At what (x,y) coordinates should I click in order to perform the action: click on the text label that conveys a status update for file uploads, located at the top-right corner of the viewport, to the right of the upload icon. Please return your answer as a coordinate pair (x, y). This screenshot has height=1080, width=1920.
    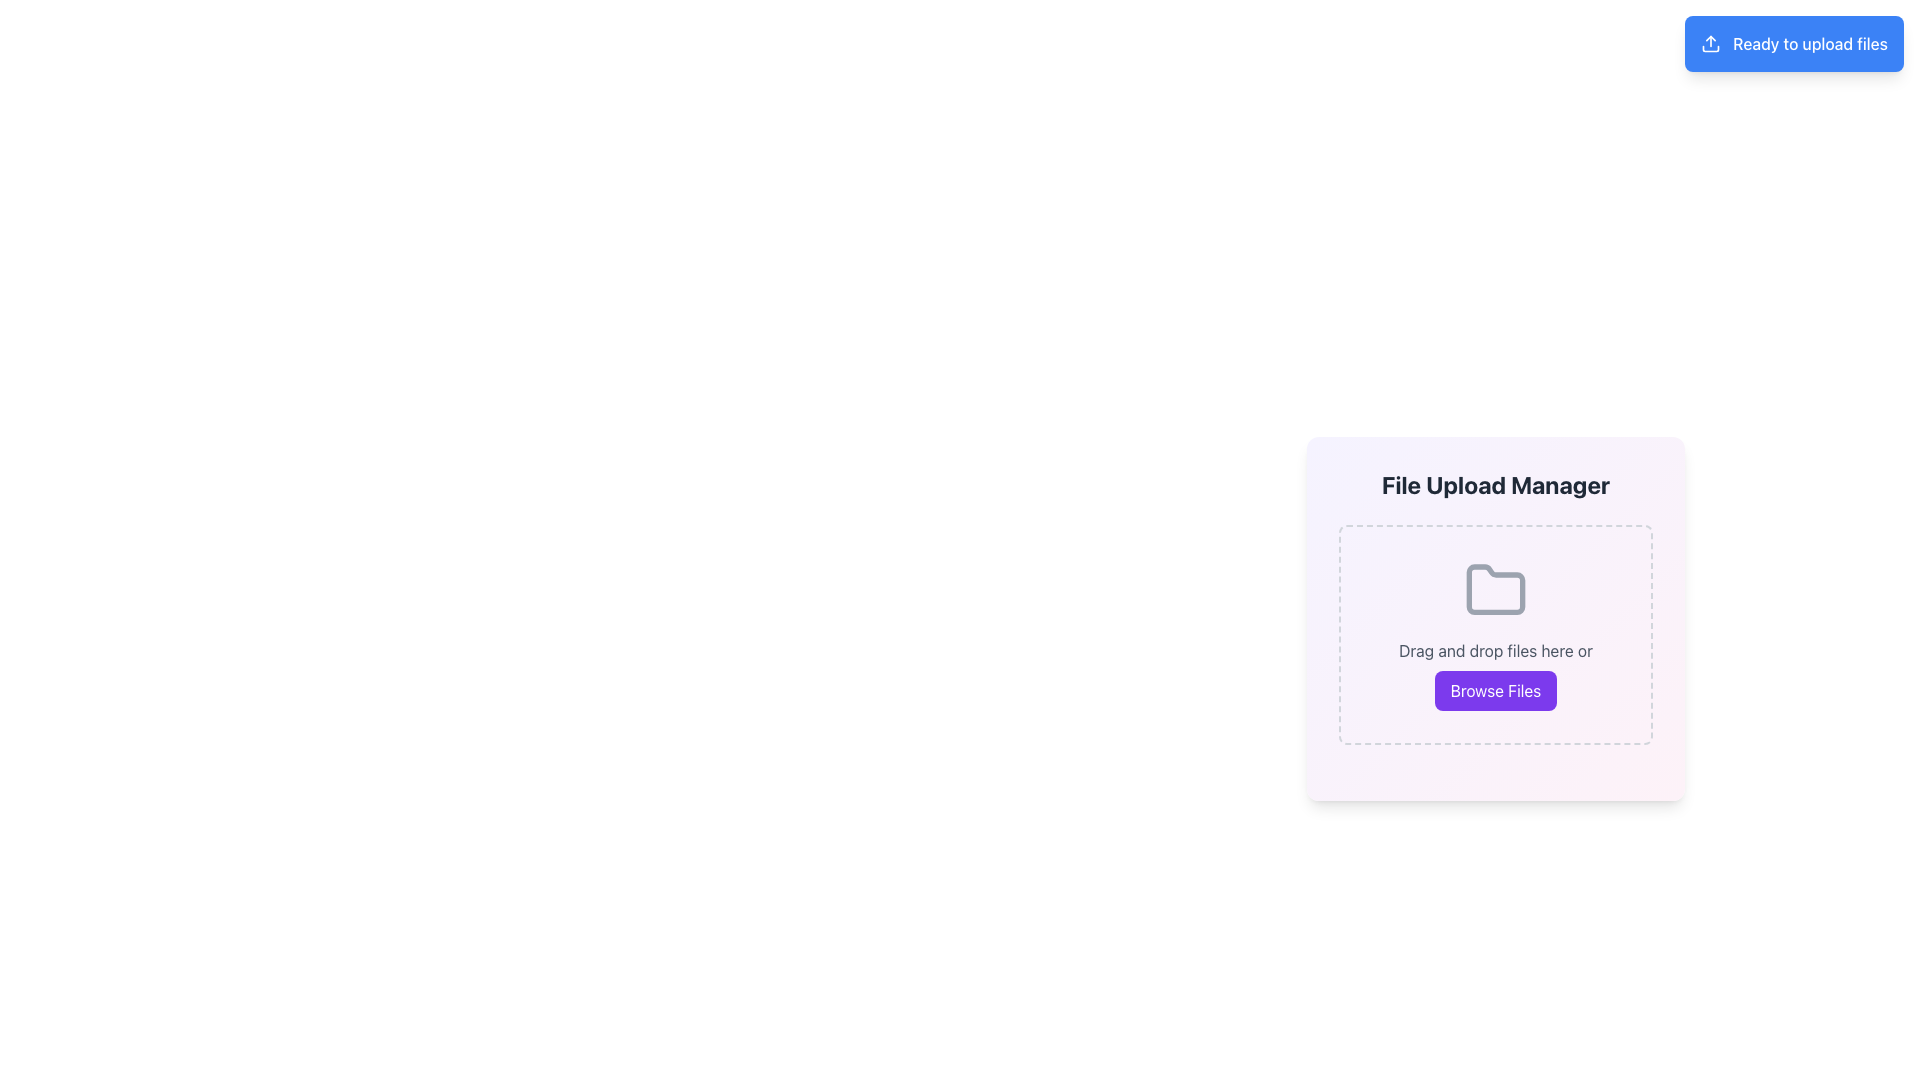
    Looking at the image, I should click on (1810, 43).